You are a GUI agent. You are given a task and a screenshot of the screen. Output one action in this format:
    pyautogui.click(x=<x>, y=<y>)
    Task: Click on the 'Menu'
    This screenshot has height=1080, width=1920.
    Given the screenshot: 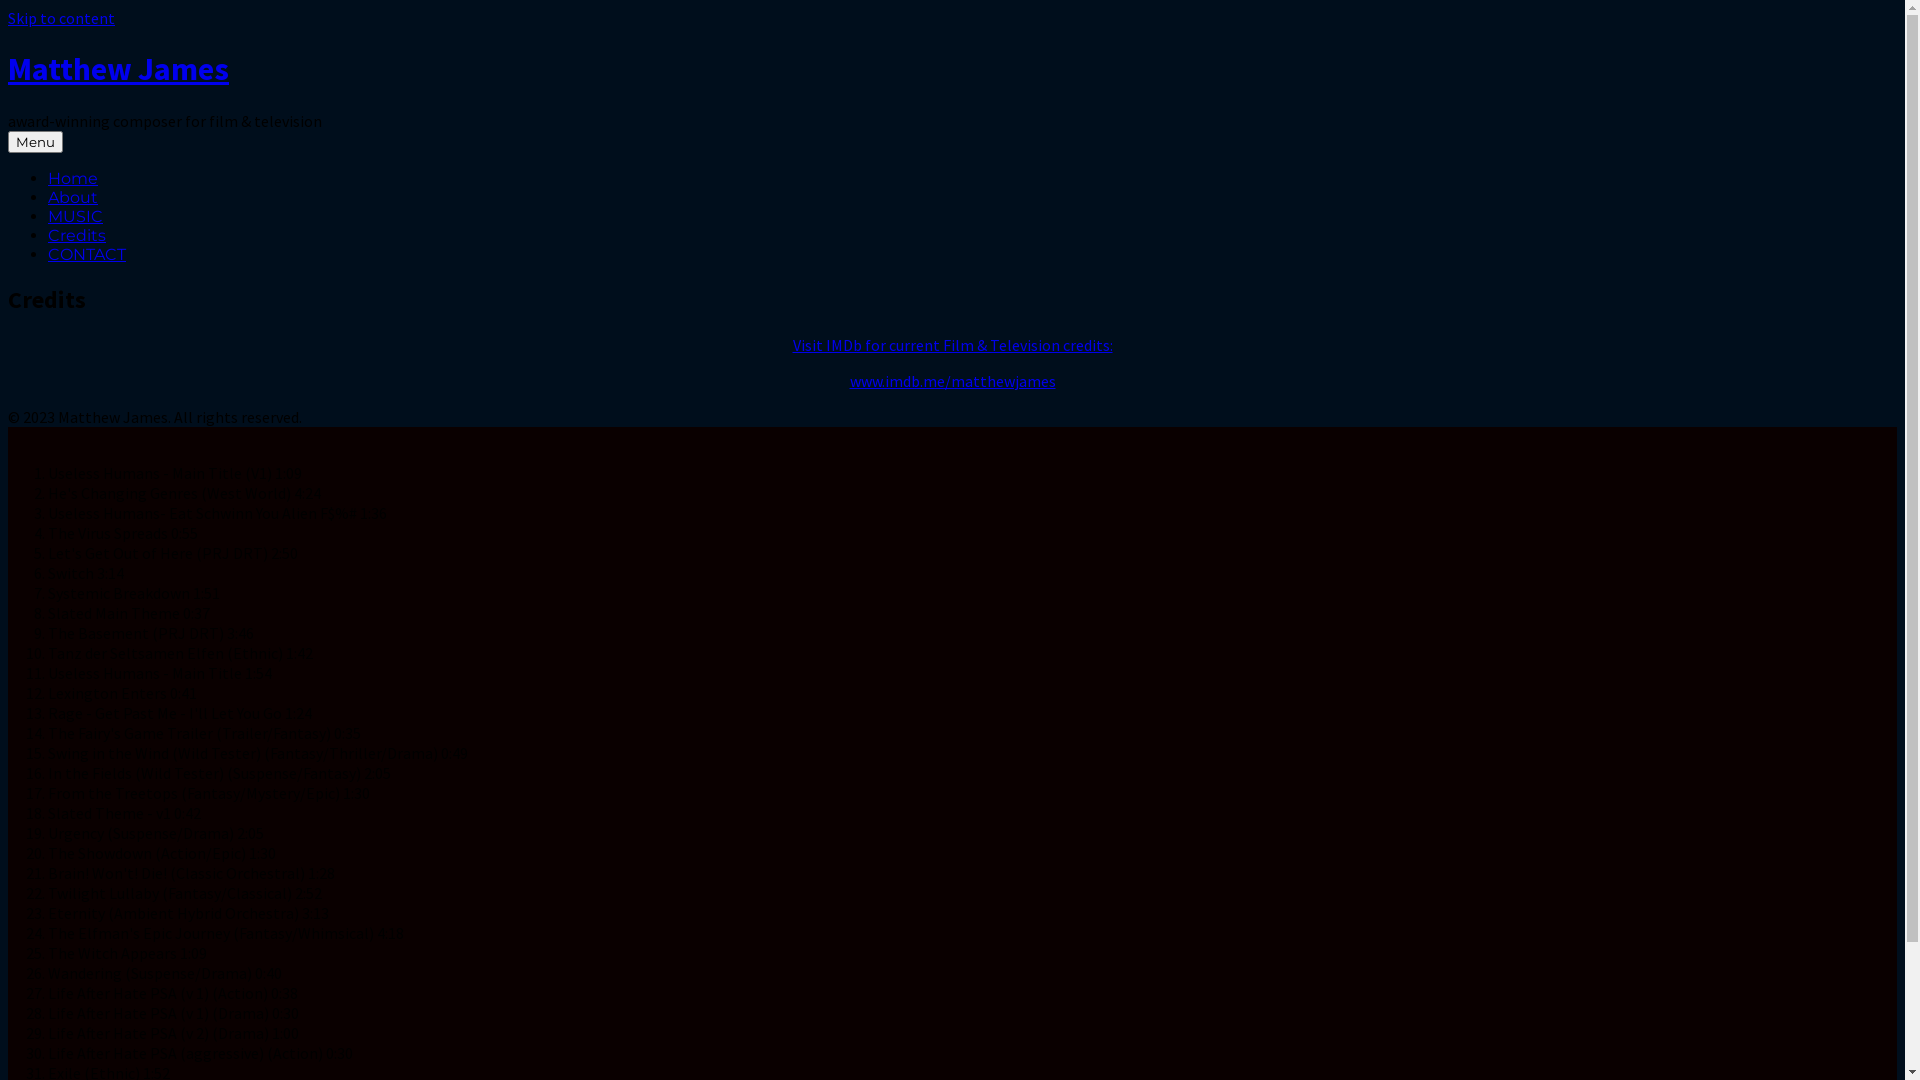 What is the action you would take?
    pyautogui.click(x=8, y=141)
    